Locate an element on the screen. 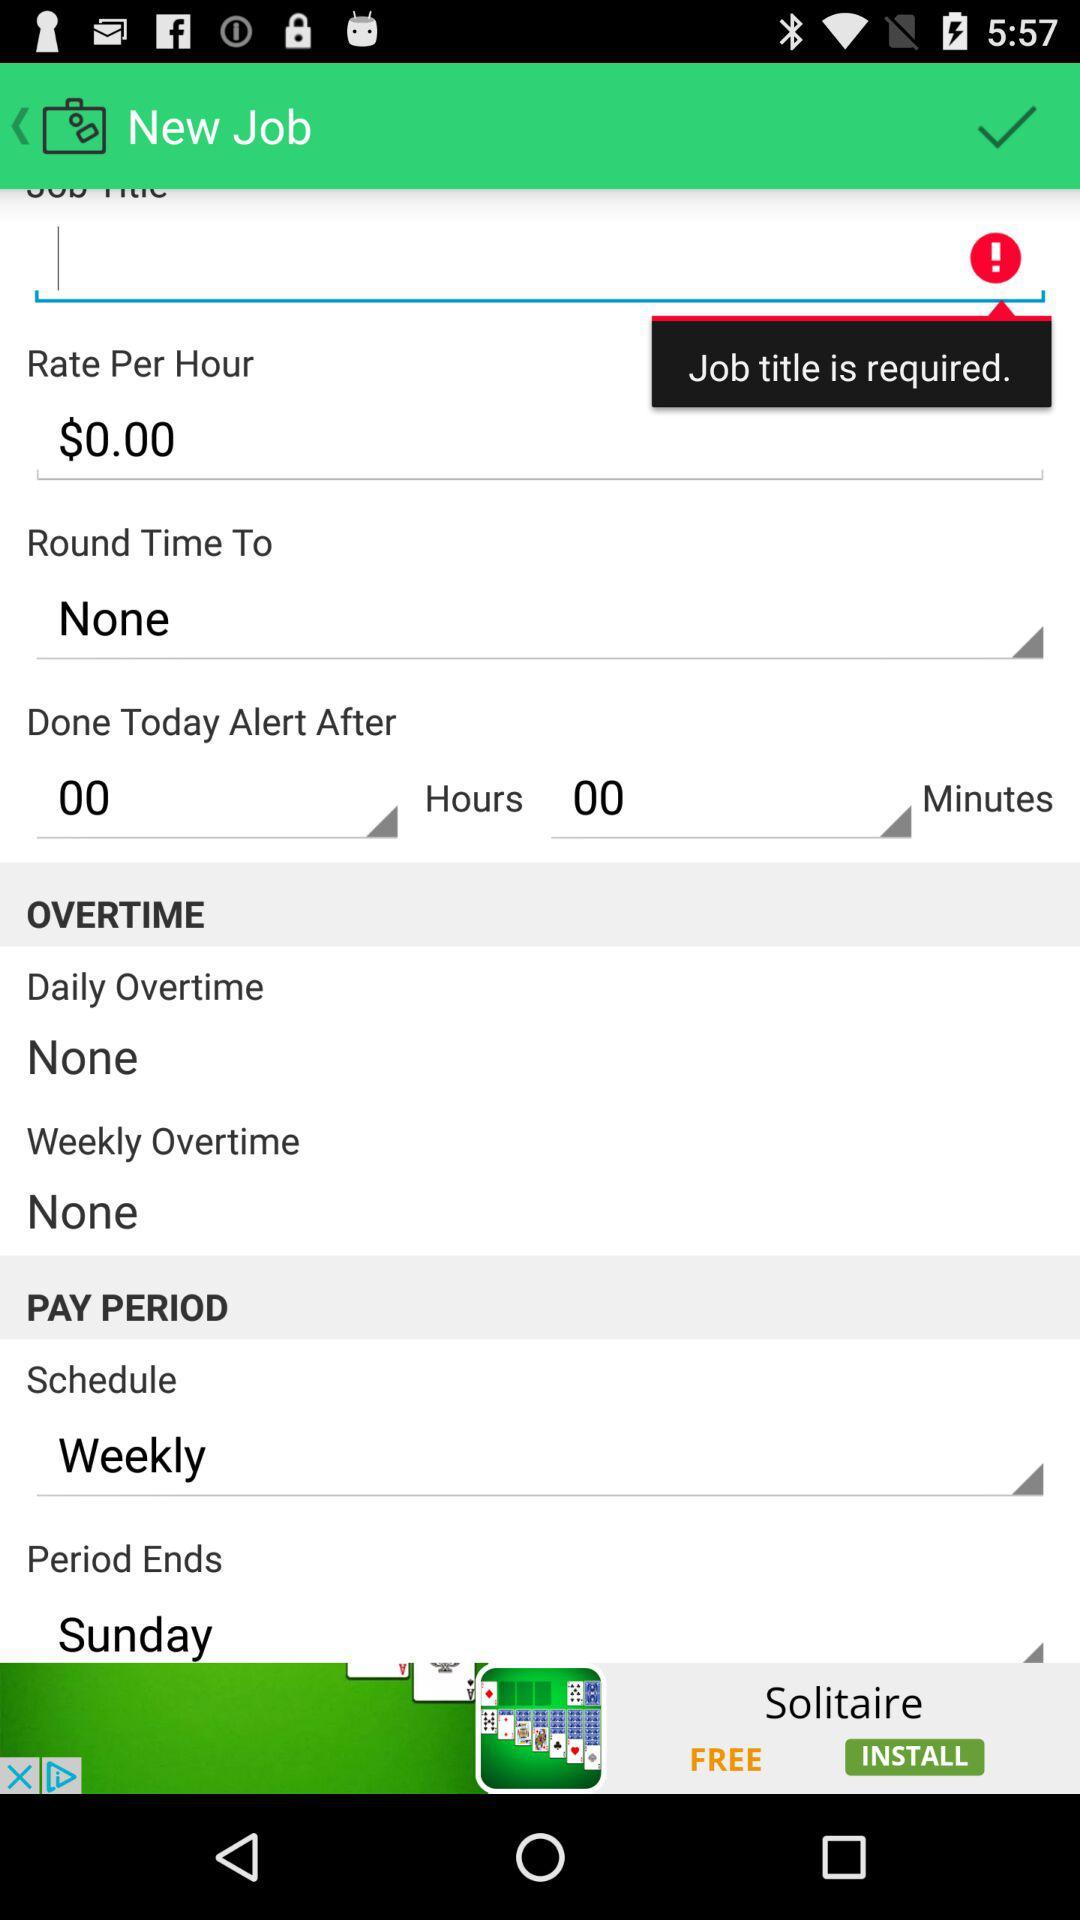 The width and height of the screenshot is (1080, 1920). job title is located at coordinates (540, 258).